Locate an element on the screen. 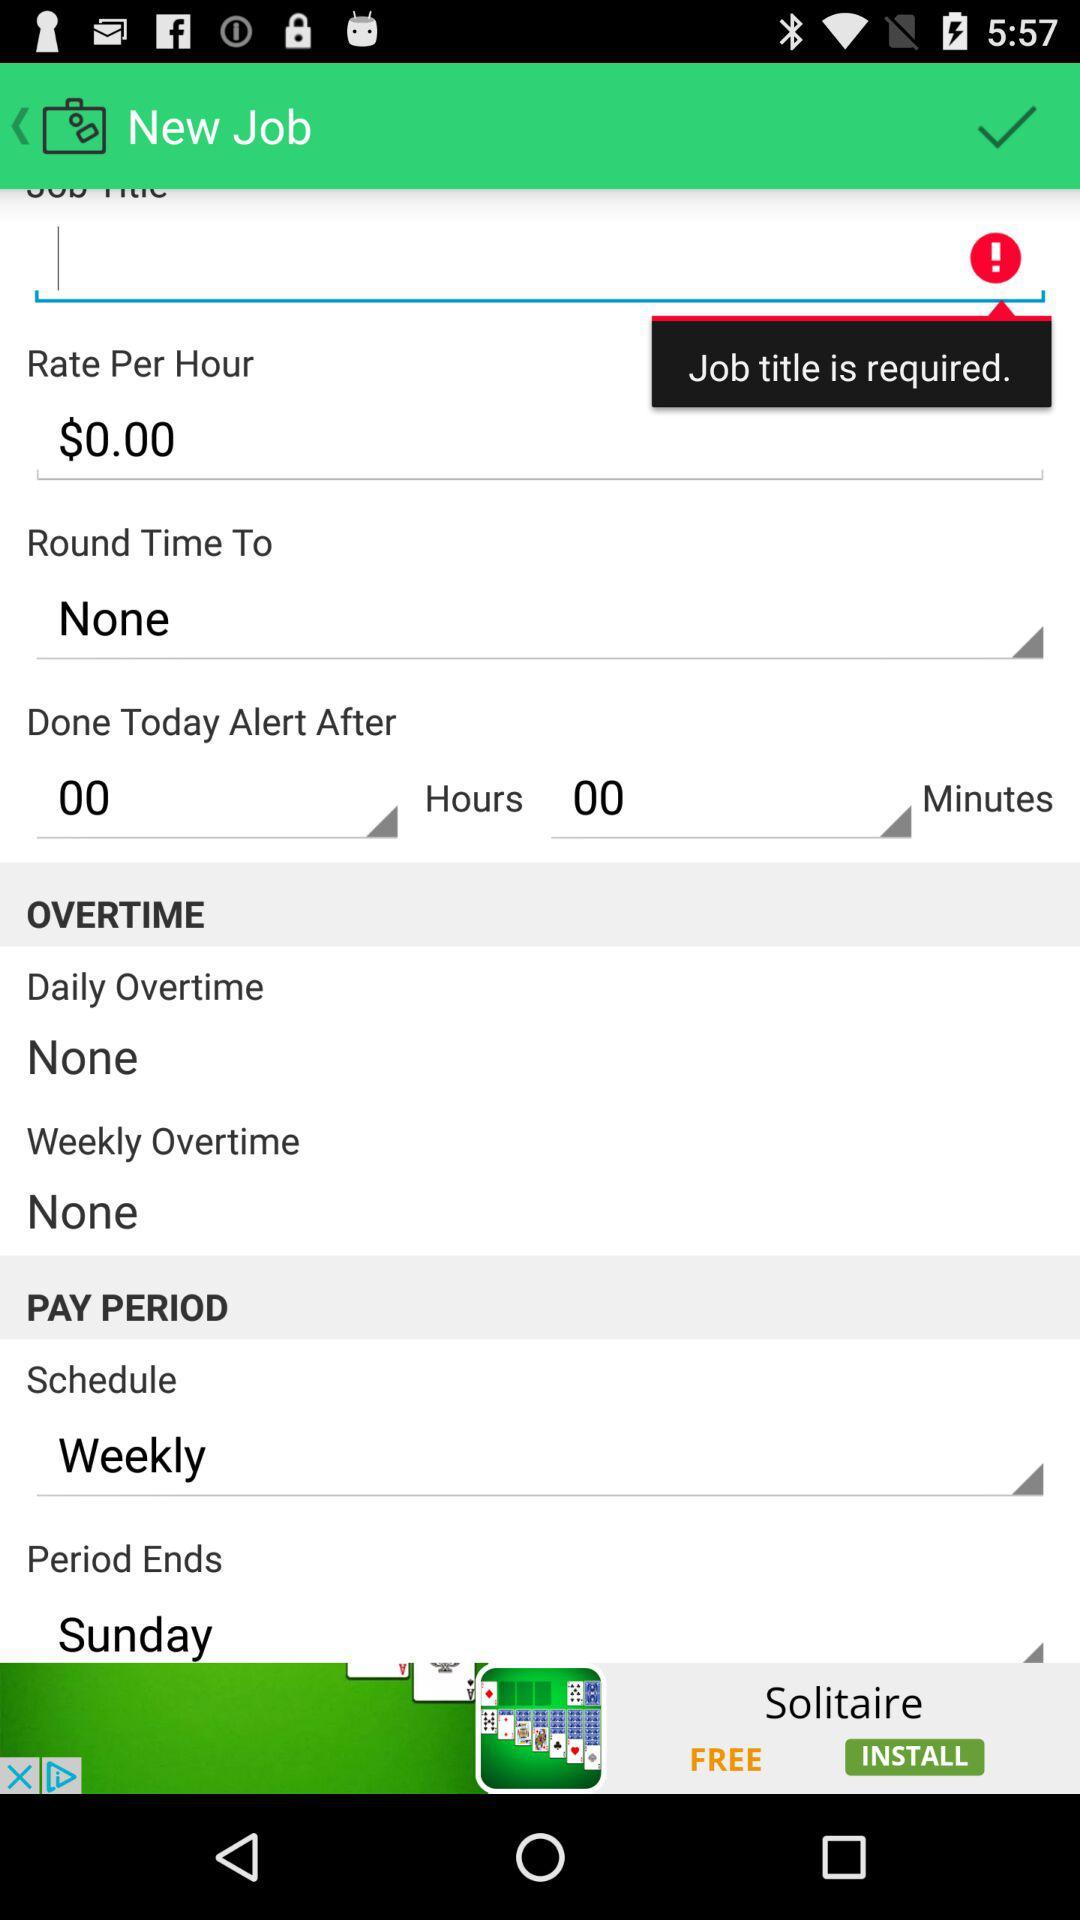 The width and height of the screenshot is (1080, 1920). job title is located at coordinates (540, 258).